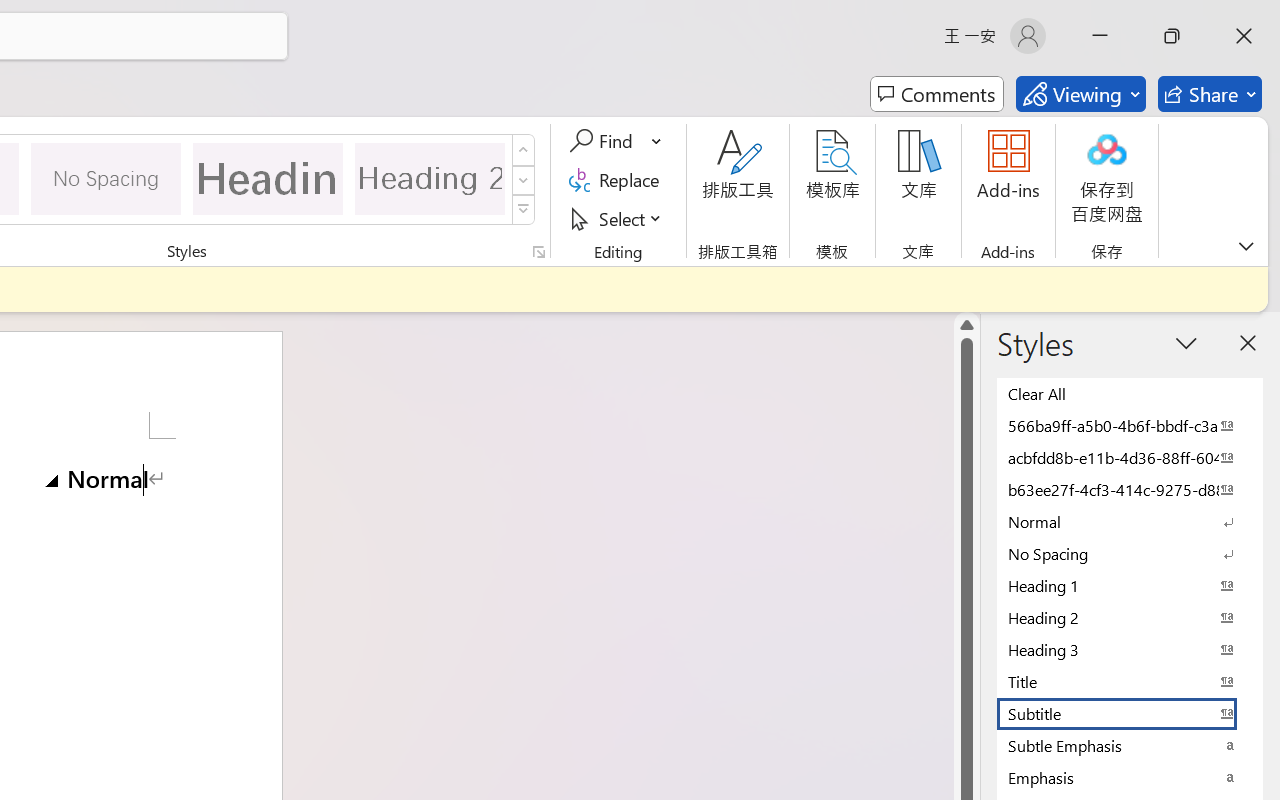  I want to click on 'Subtitle', so click(1130, 712).